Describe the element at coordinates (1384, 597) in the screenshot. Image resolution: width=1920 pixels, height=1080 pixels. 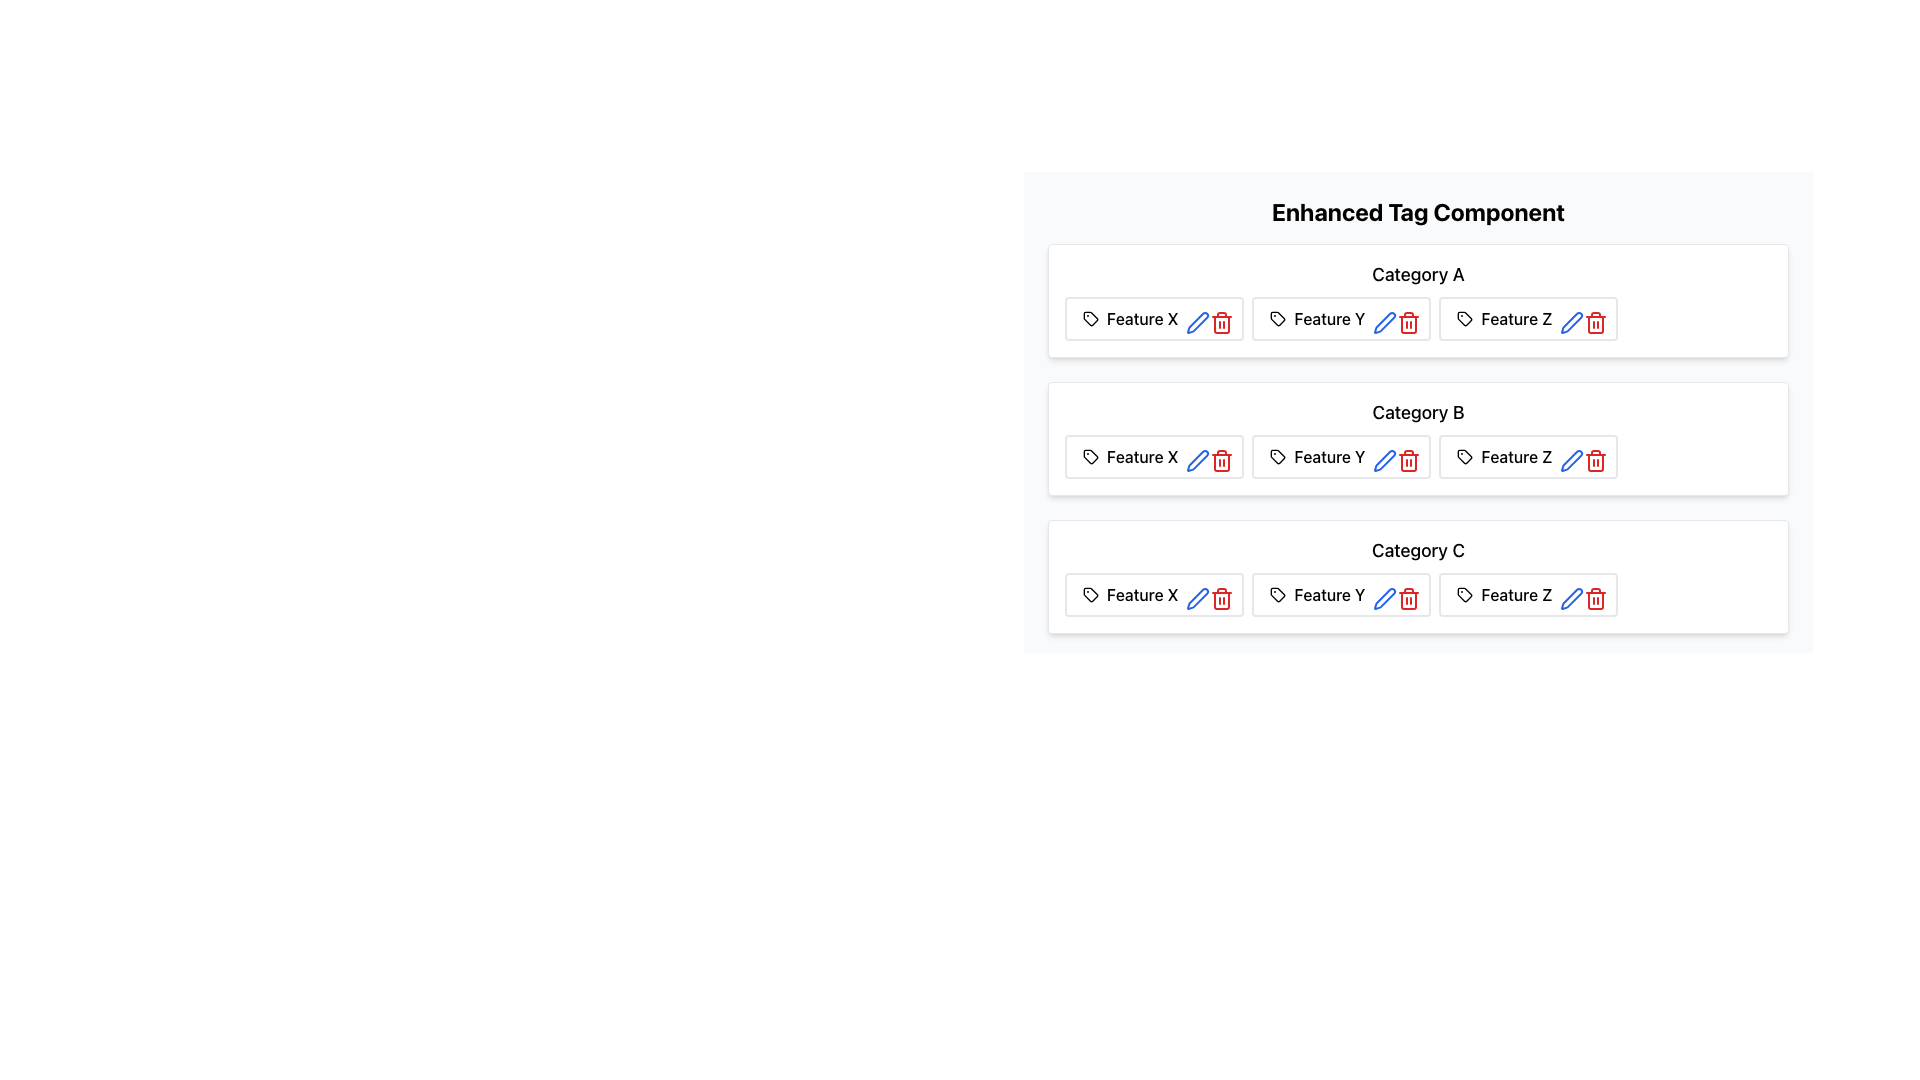
I see `the blue pen icon button in the 'Feature Y' section under 'Category C'` at that location.